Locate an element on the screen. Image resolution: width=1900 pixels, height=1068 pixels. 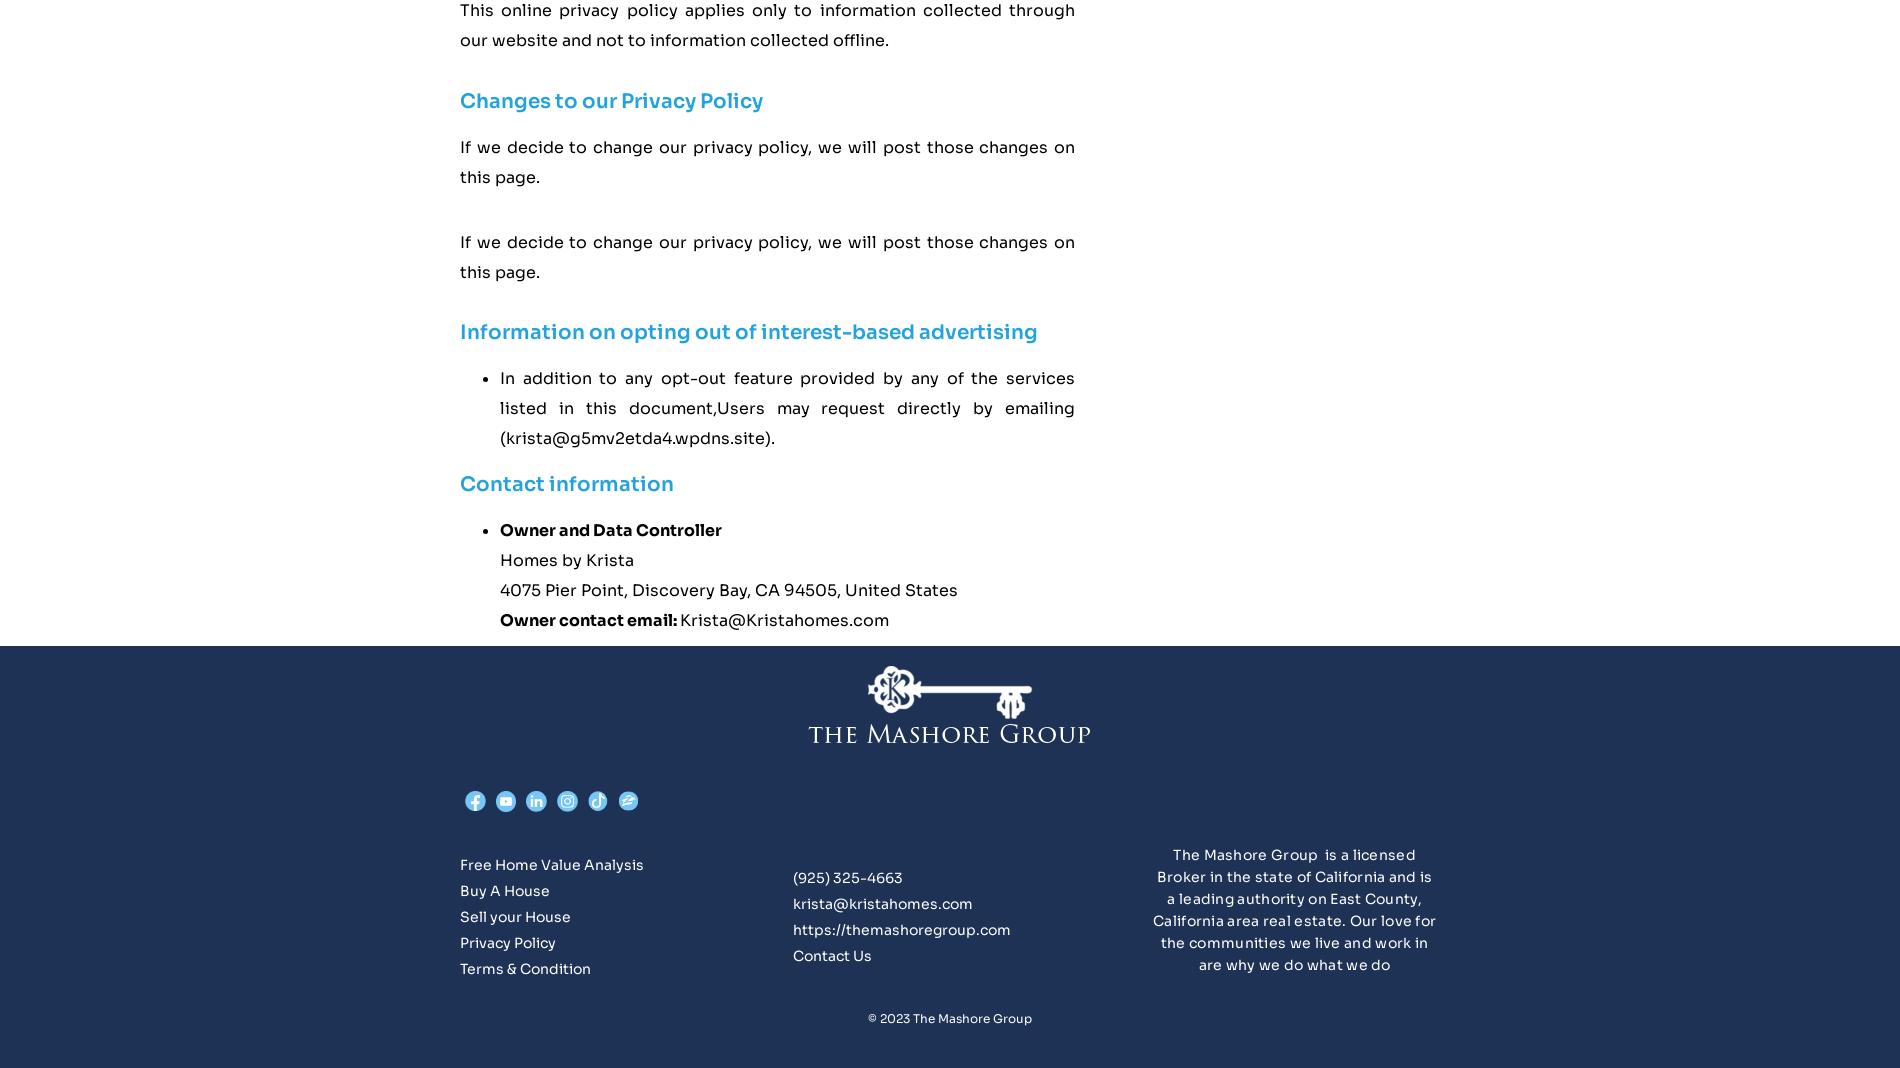
'Our love for the communities we live and work in are why we do what we do' is located at coordinates (1297, 941).